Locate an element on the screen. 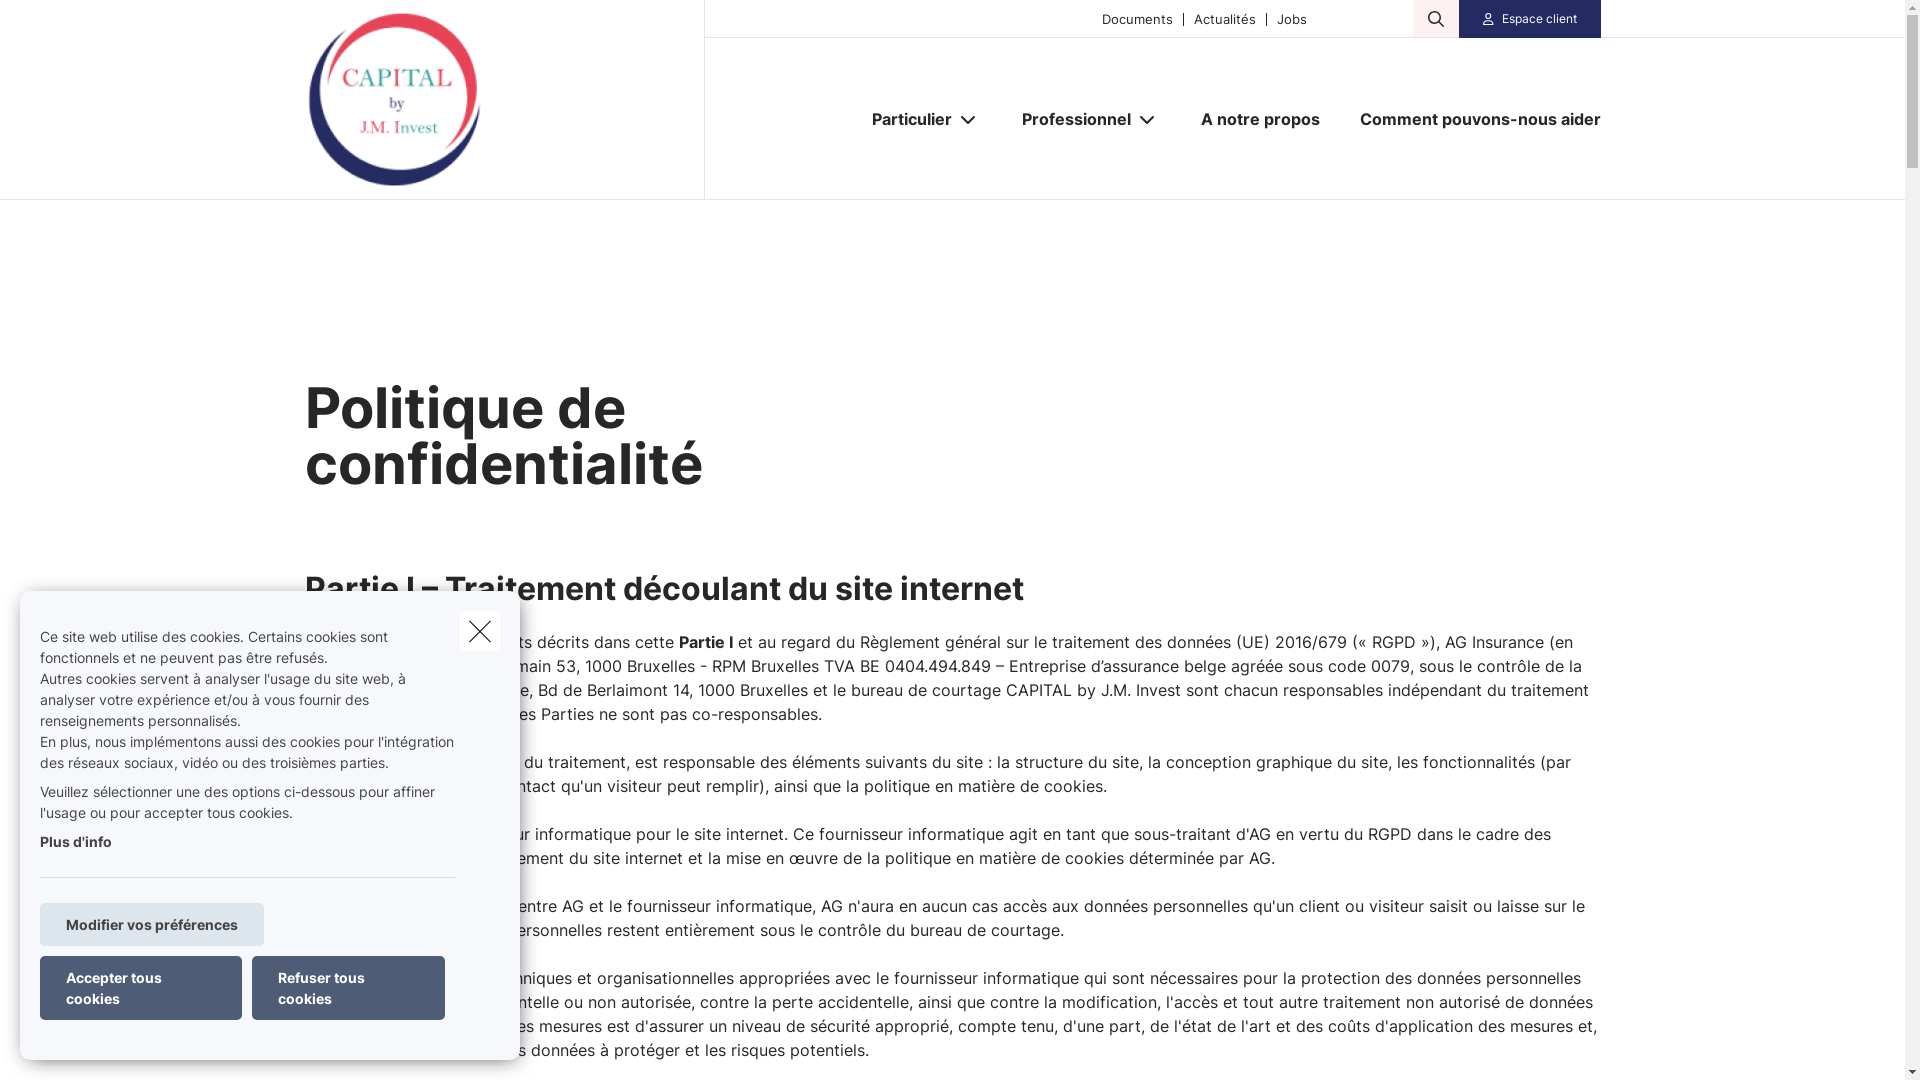  'Documents' is located at coordinates (1131, 18).